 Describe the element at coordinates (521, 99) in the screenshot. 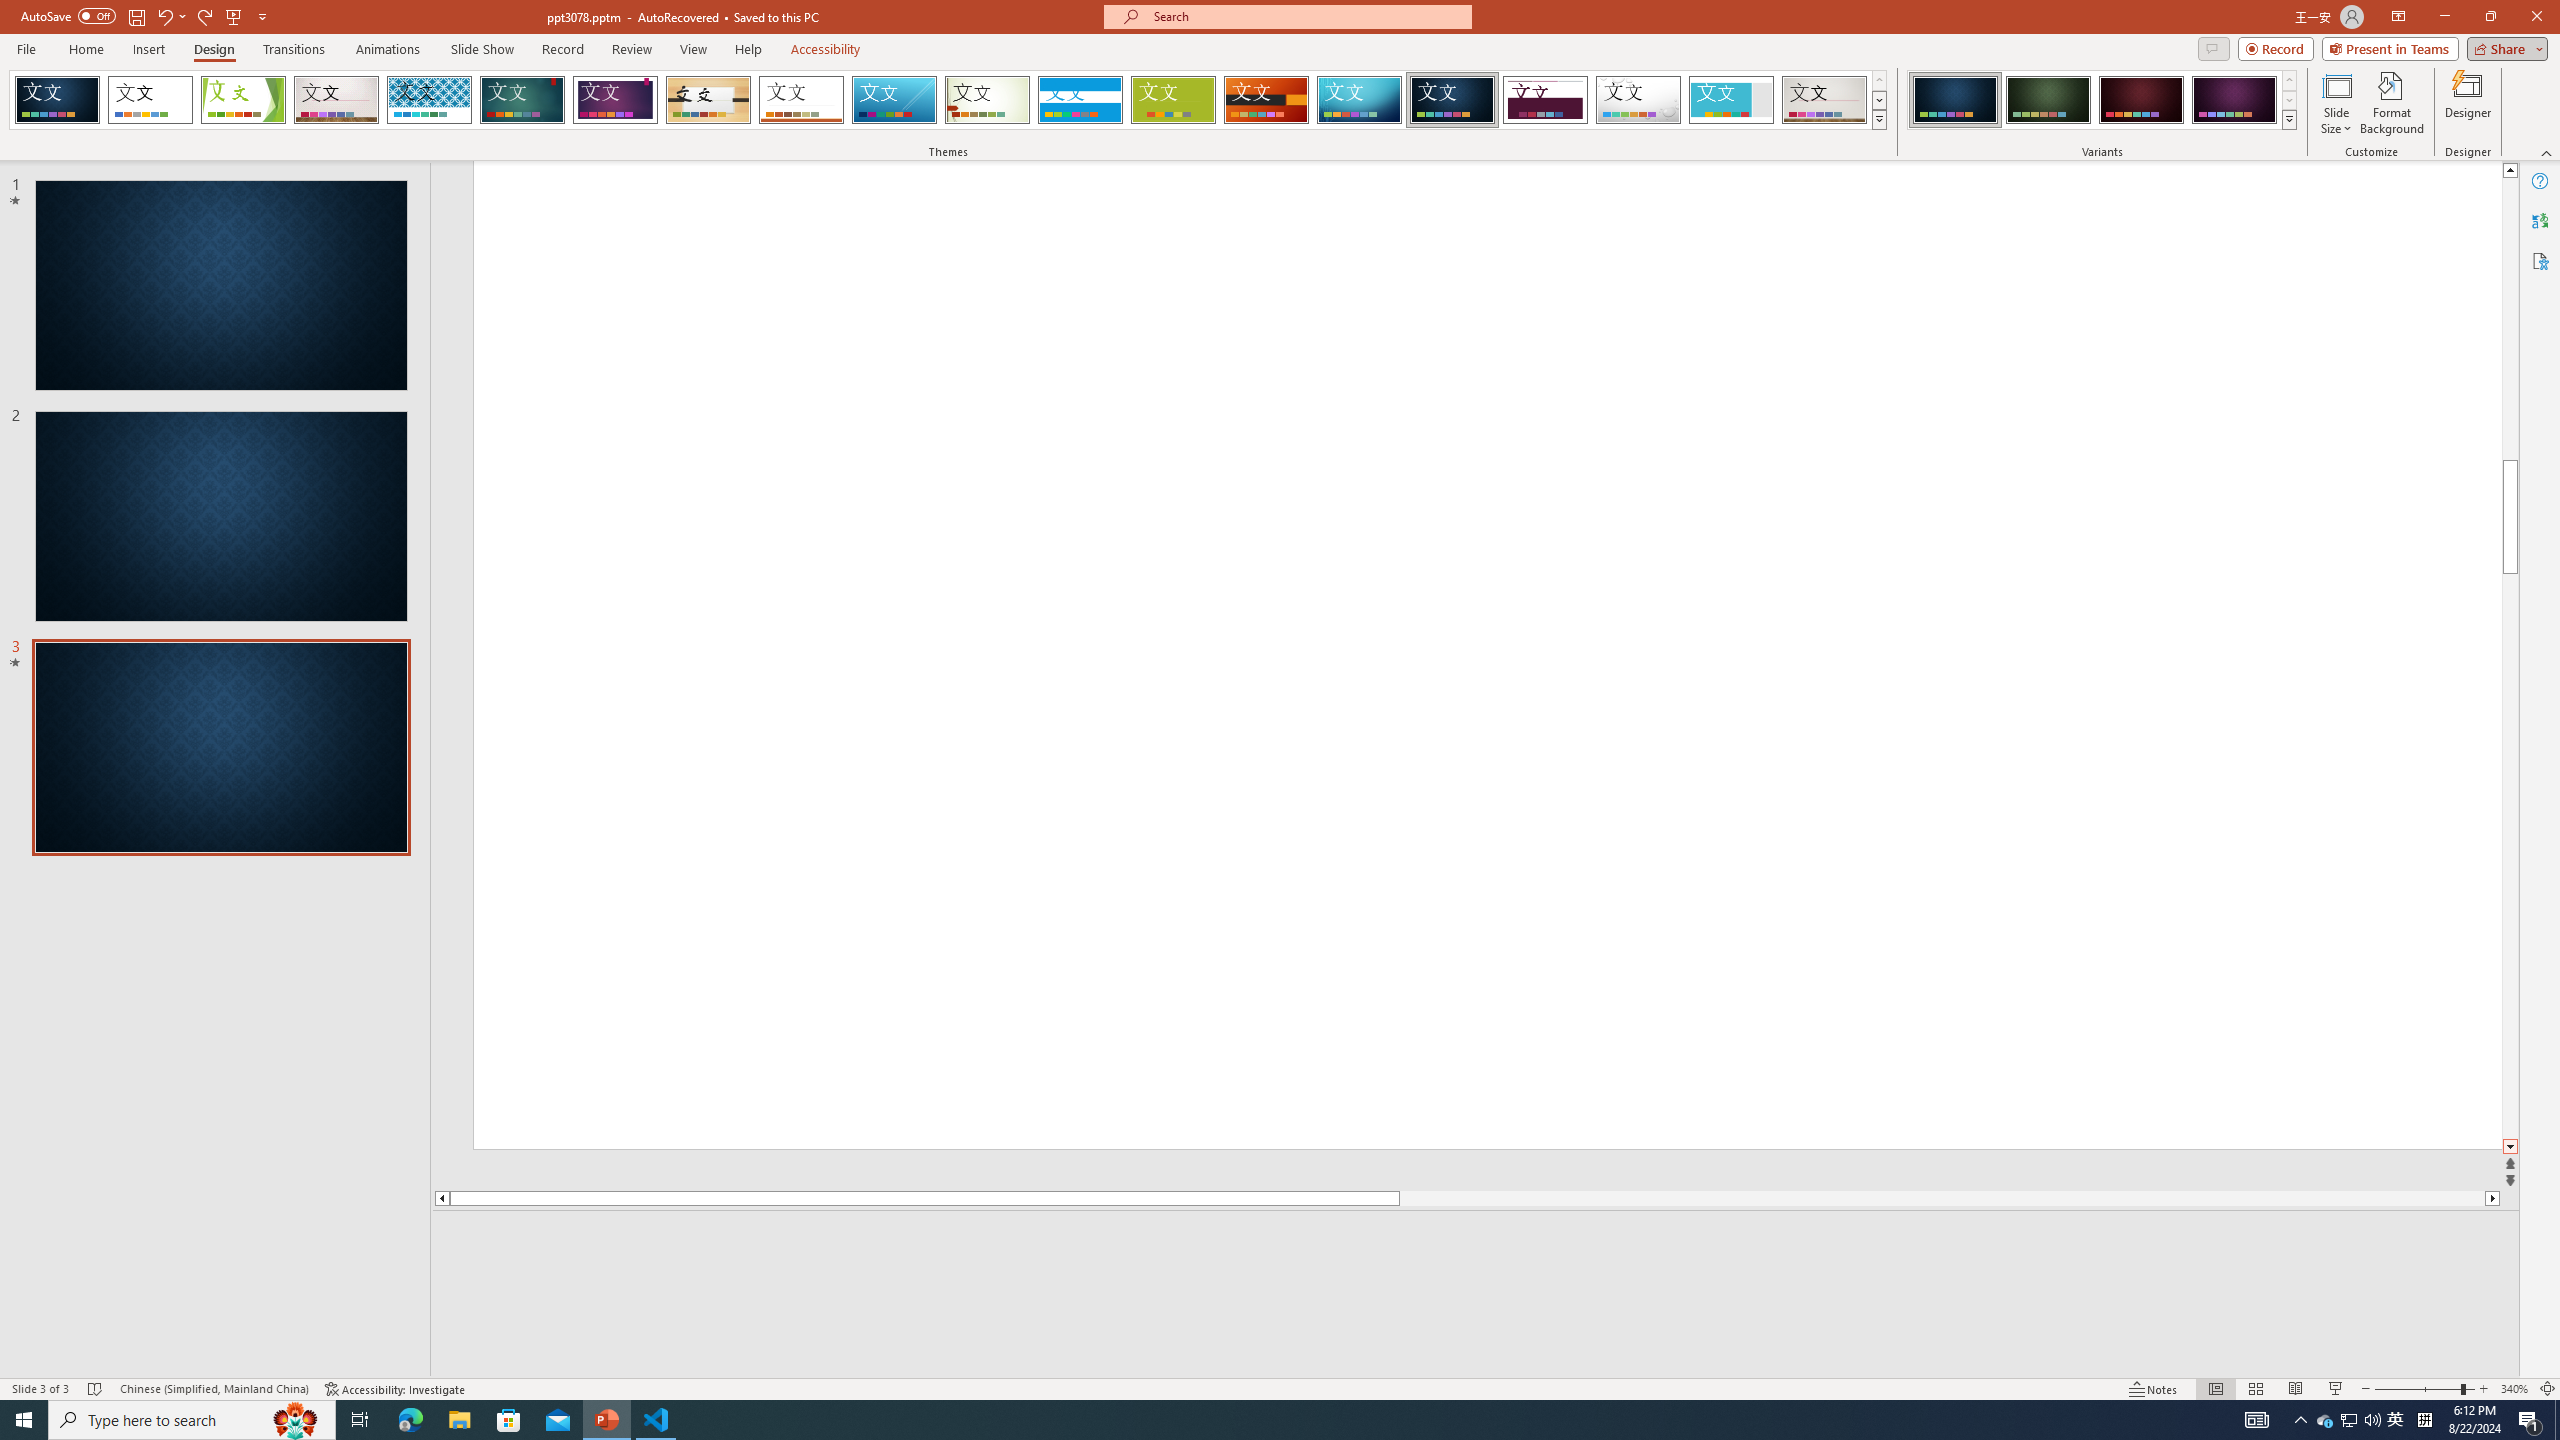

I see `'Ion'` at that location.